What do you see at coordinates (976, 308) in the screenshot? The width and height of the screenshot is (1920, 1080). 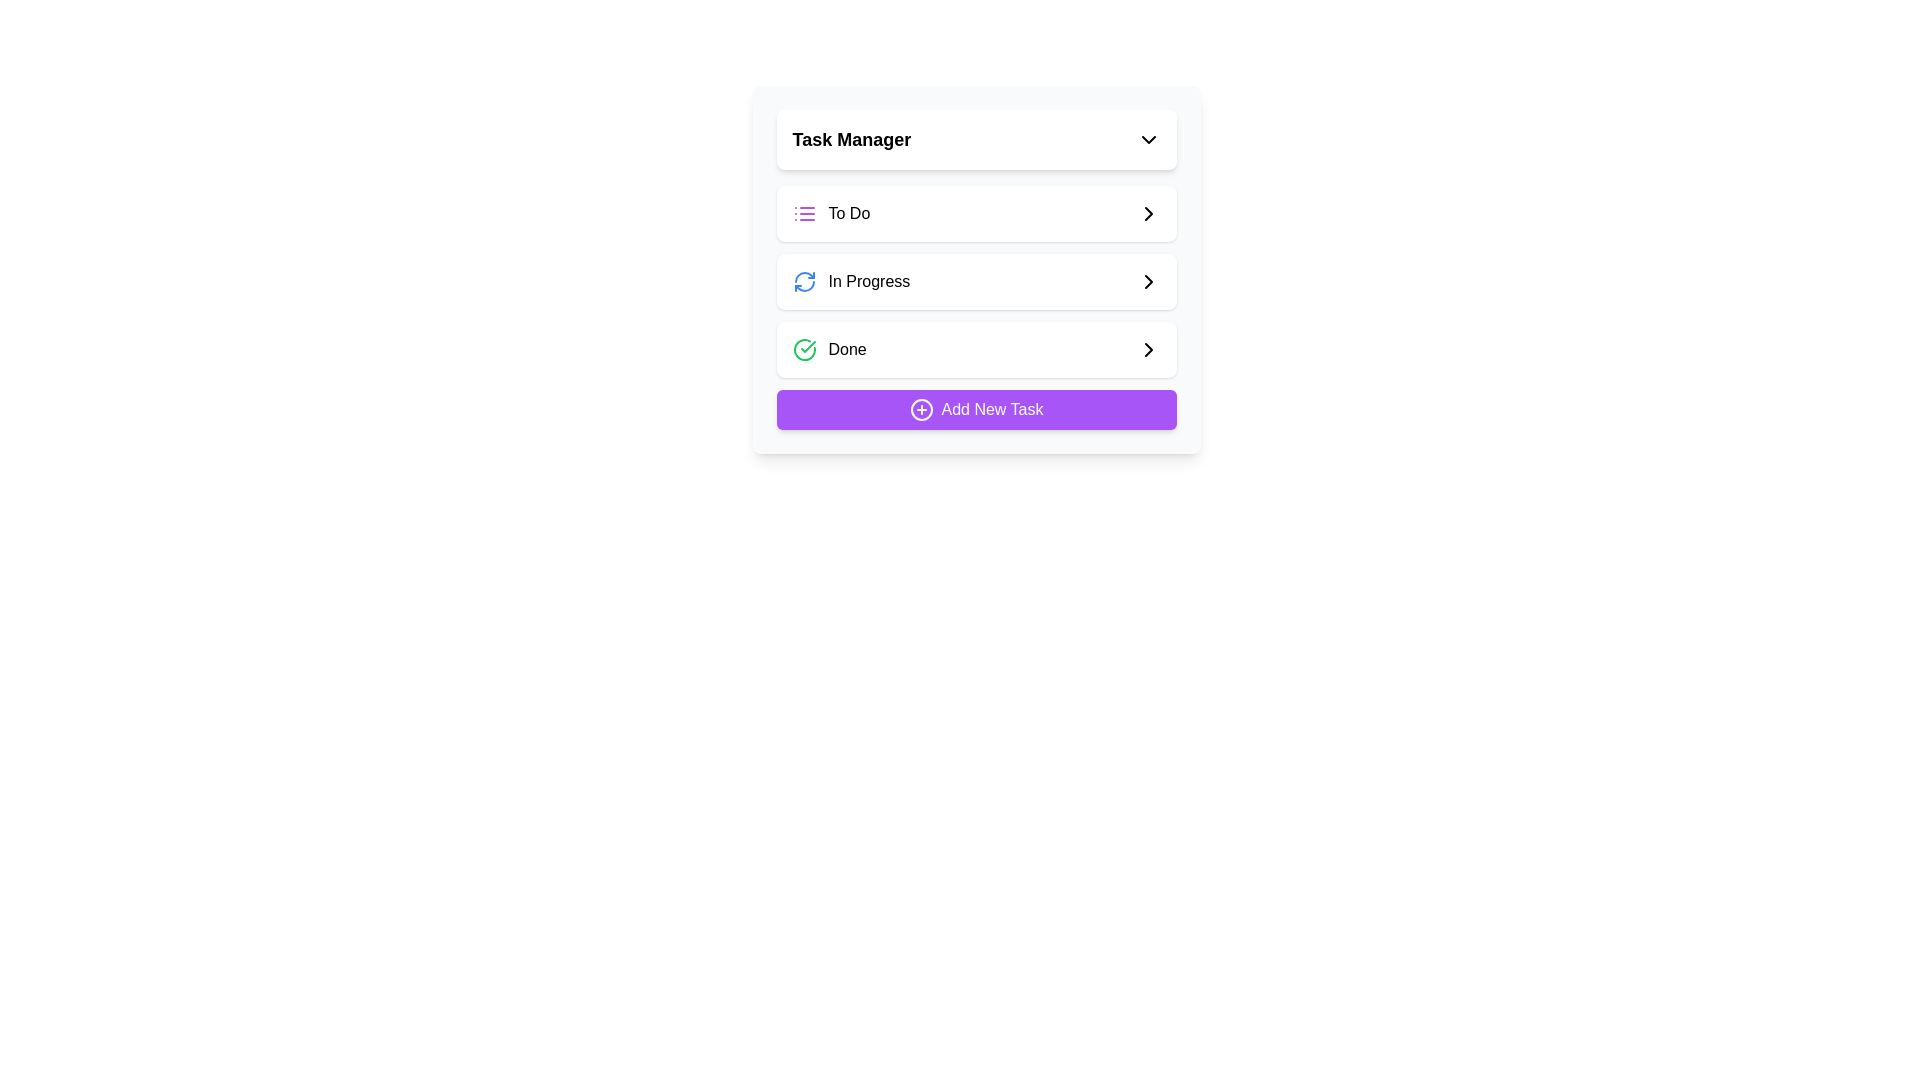 I see `the composite layout element representing the task sections labeled 'To Do', 'In Progress', and 'Done'` at bounding box center [976, 308].